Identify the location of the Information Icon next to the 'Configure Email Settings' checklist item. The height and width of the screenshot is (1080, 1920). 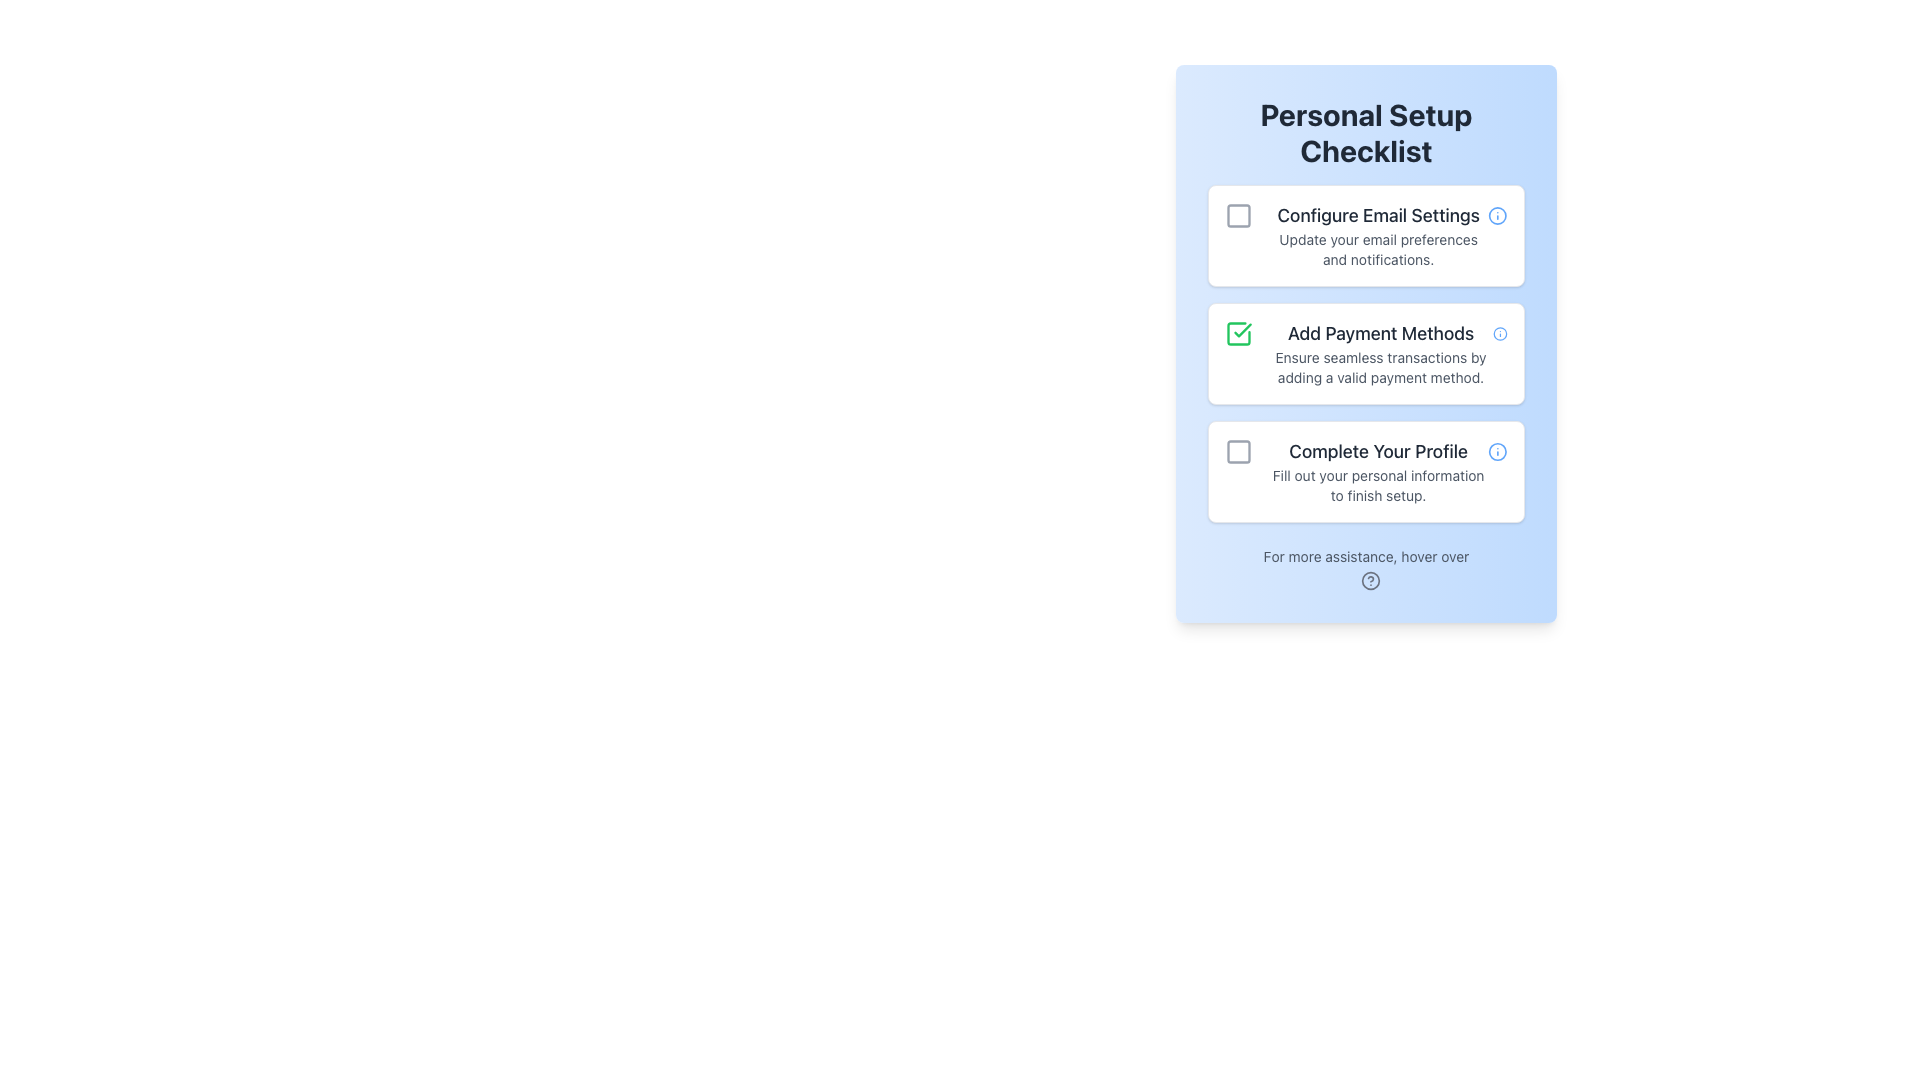
(1498, 216).